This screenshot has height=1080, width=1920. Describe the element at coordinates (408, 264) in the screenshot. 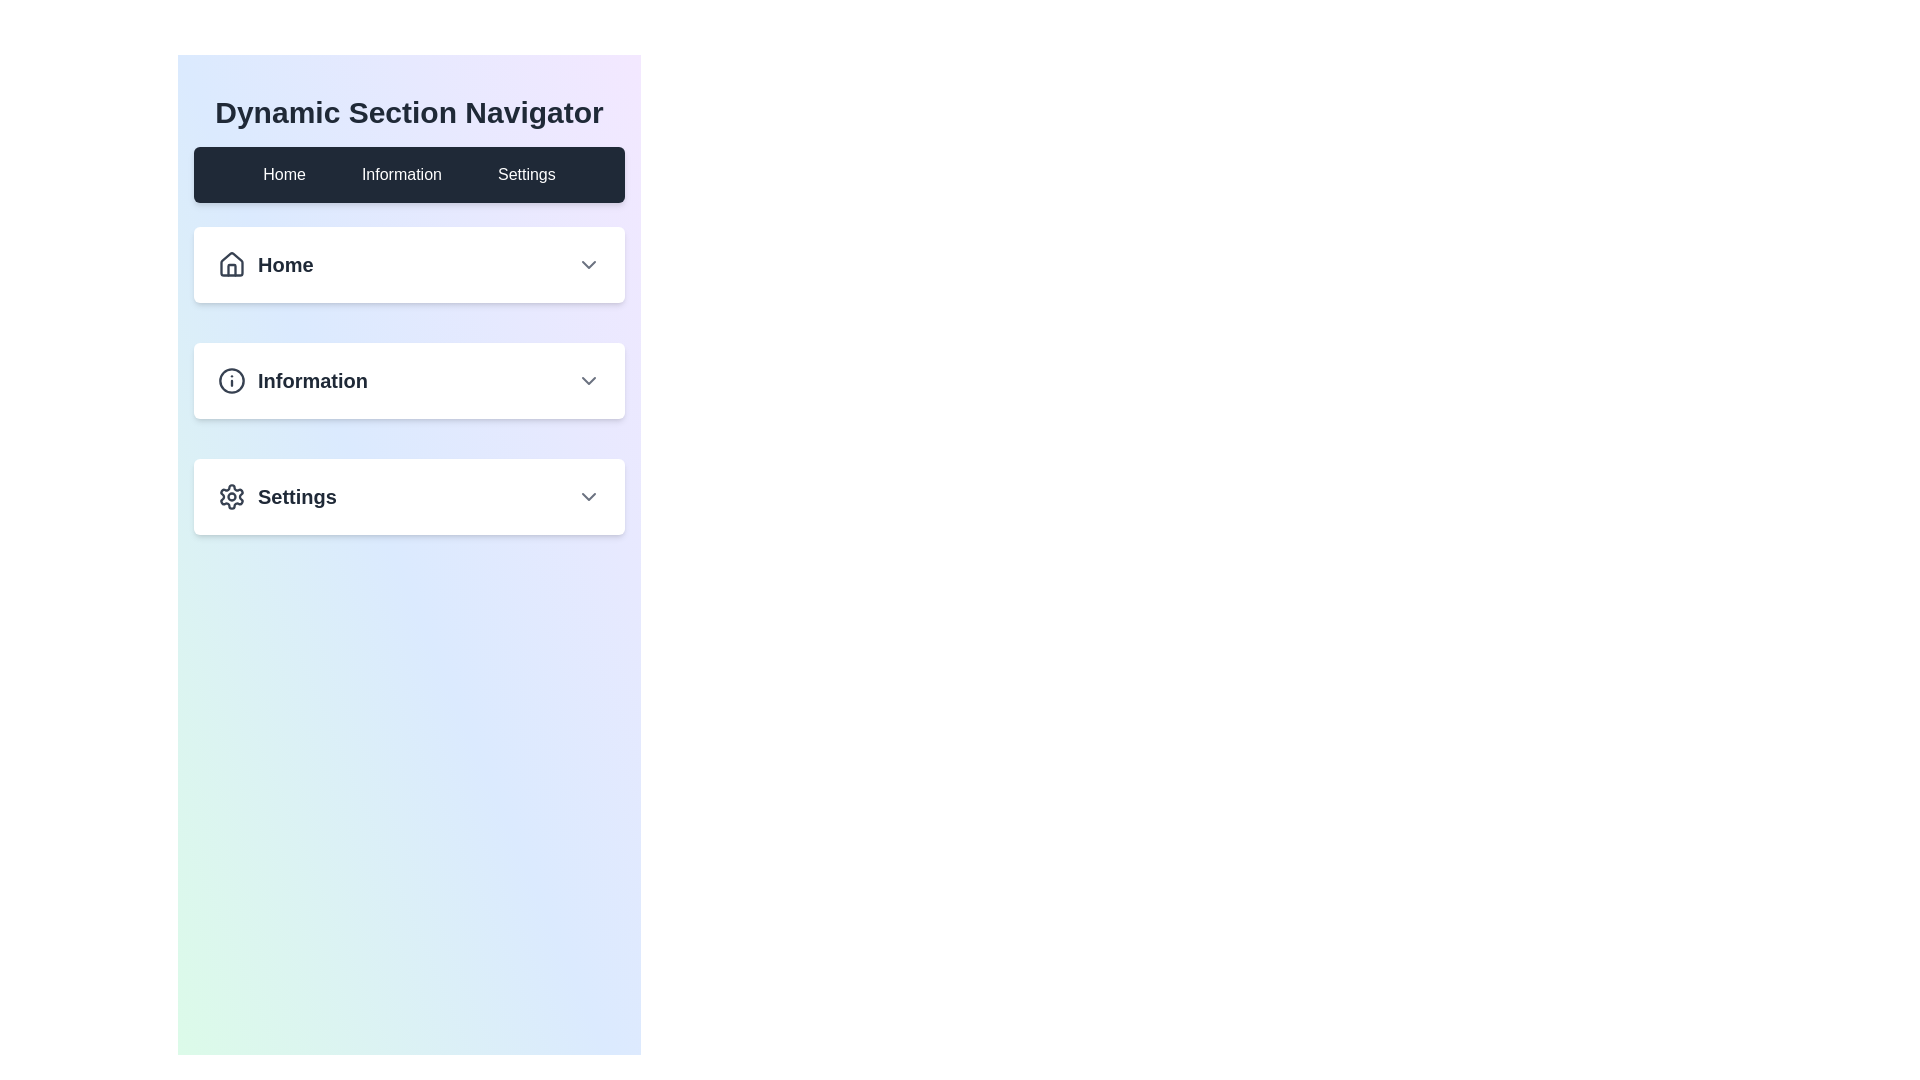

I see `the dropdown arrow on the clickable navigation item labeled 'Home'` at that location.